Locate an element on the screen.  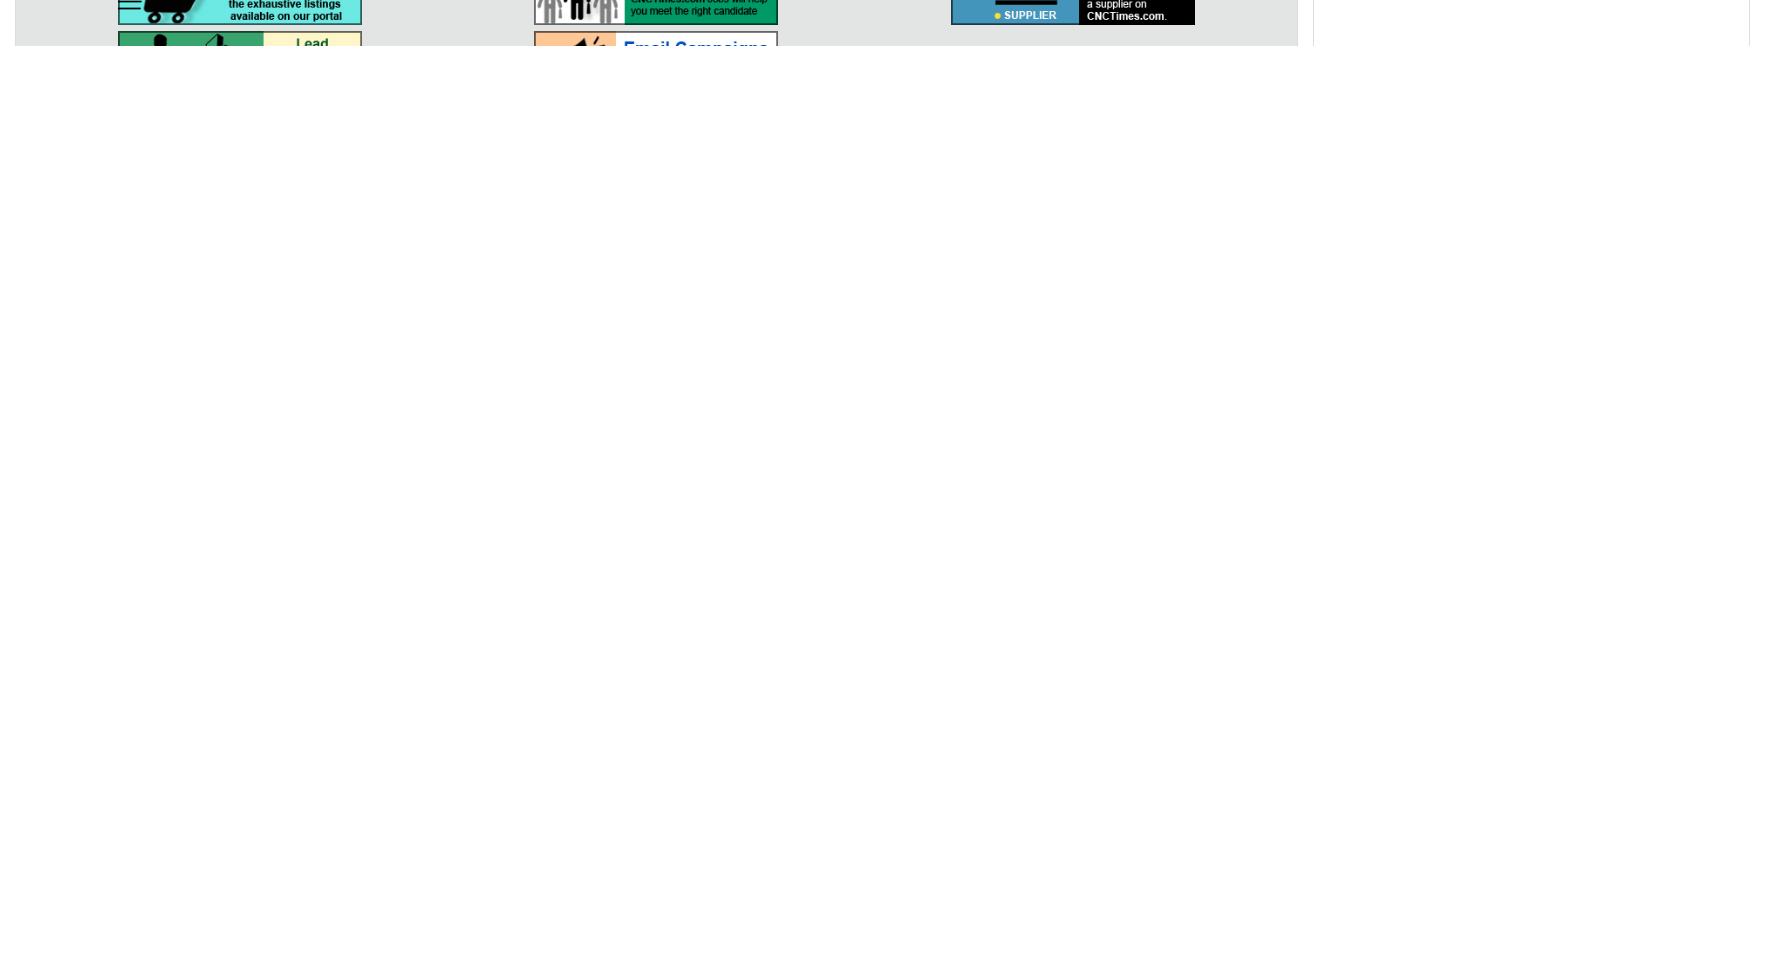
'Aerospace' is located at coordinates (1239, 266).